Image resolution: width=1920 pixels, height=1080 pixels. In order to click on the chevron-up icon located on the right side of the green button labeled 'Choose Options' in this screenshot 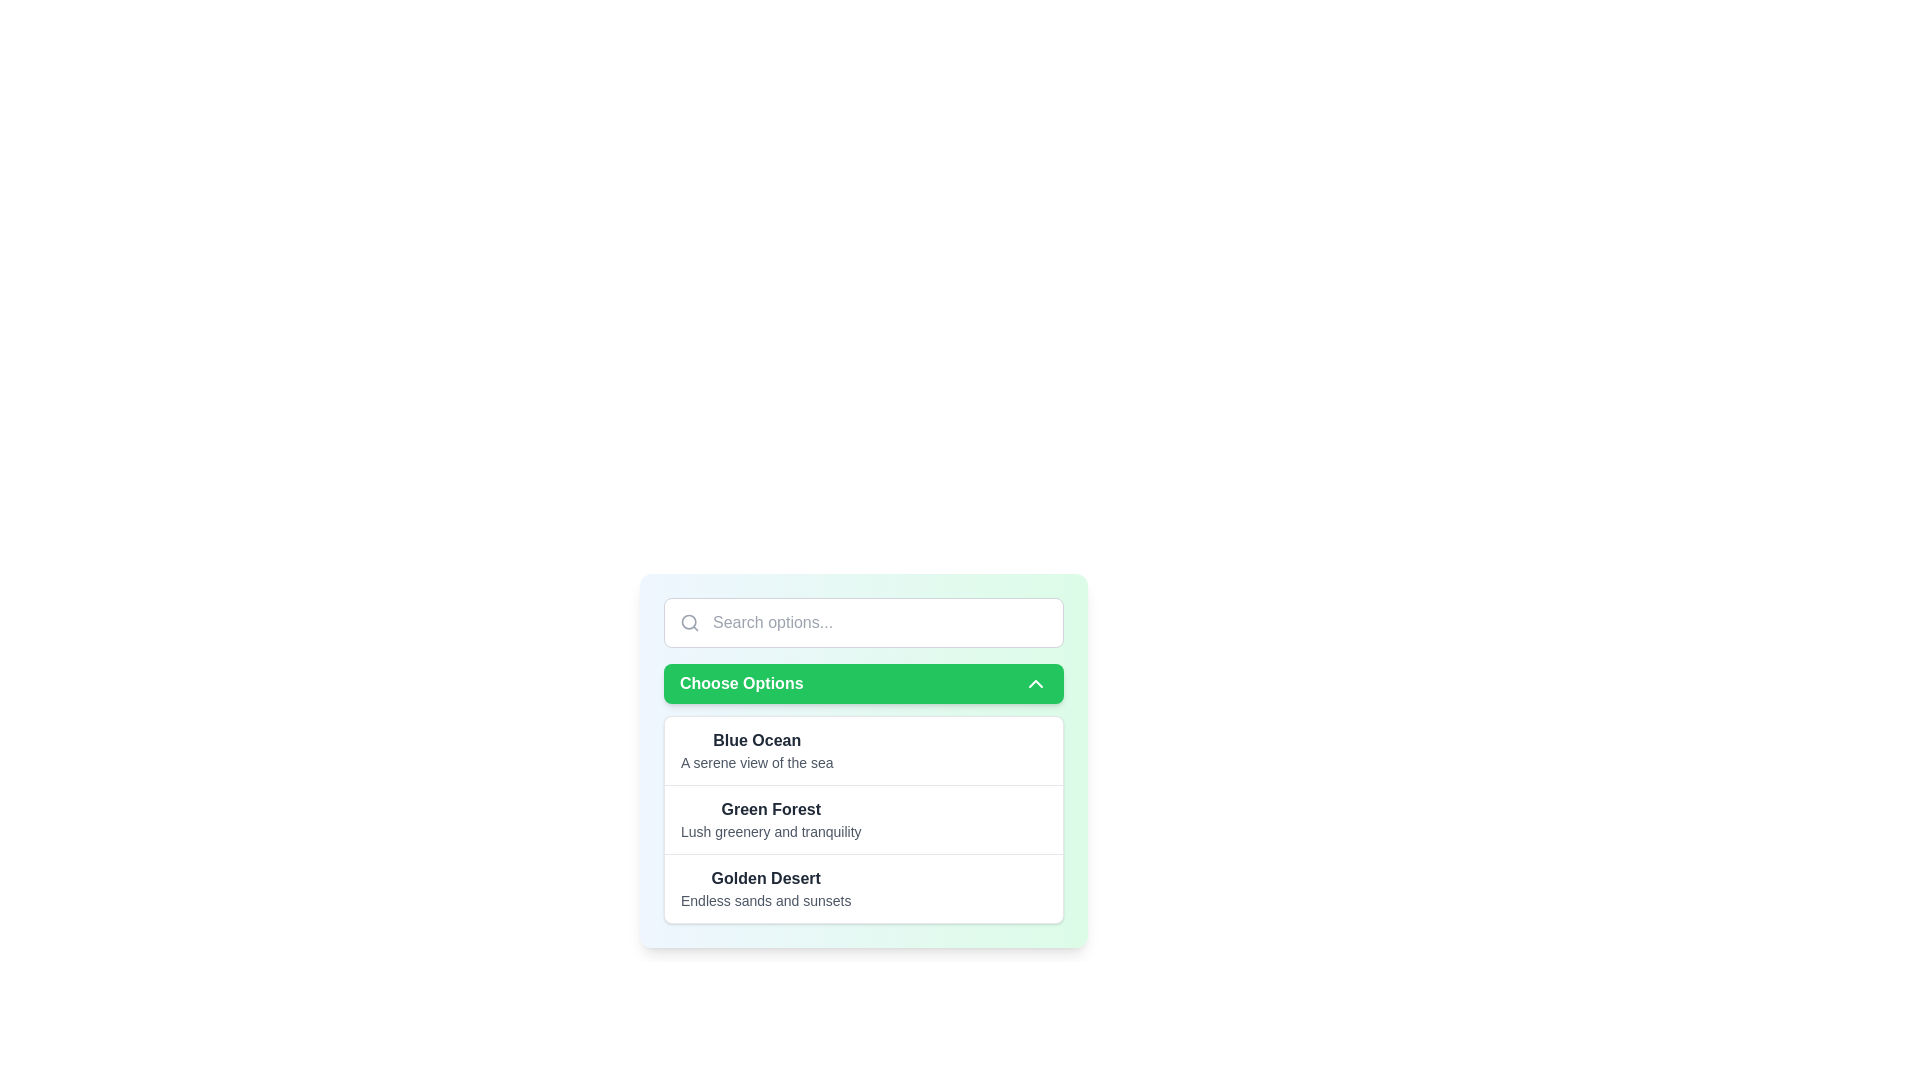, I will do `click(1036, 682)`.